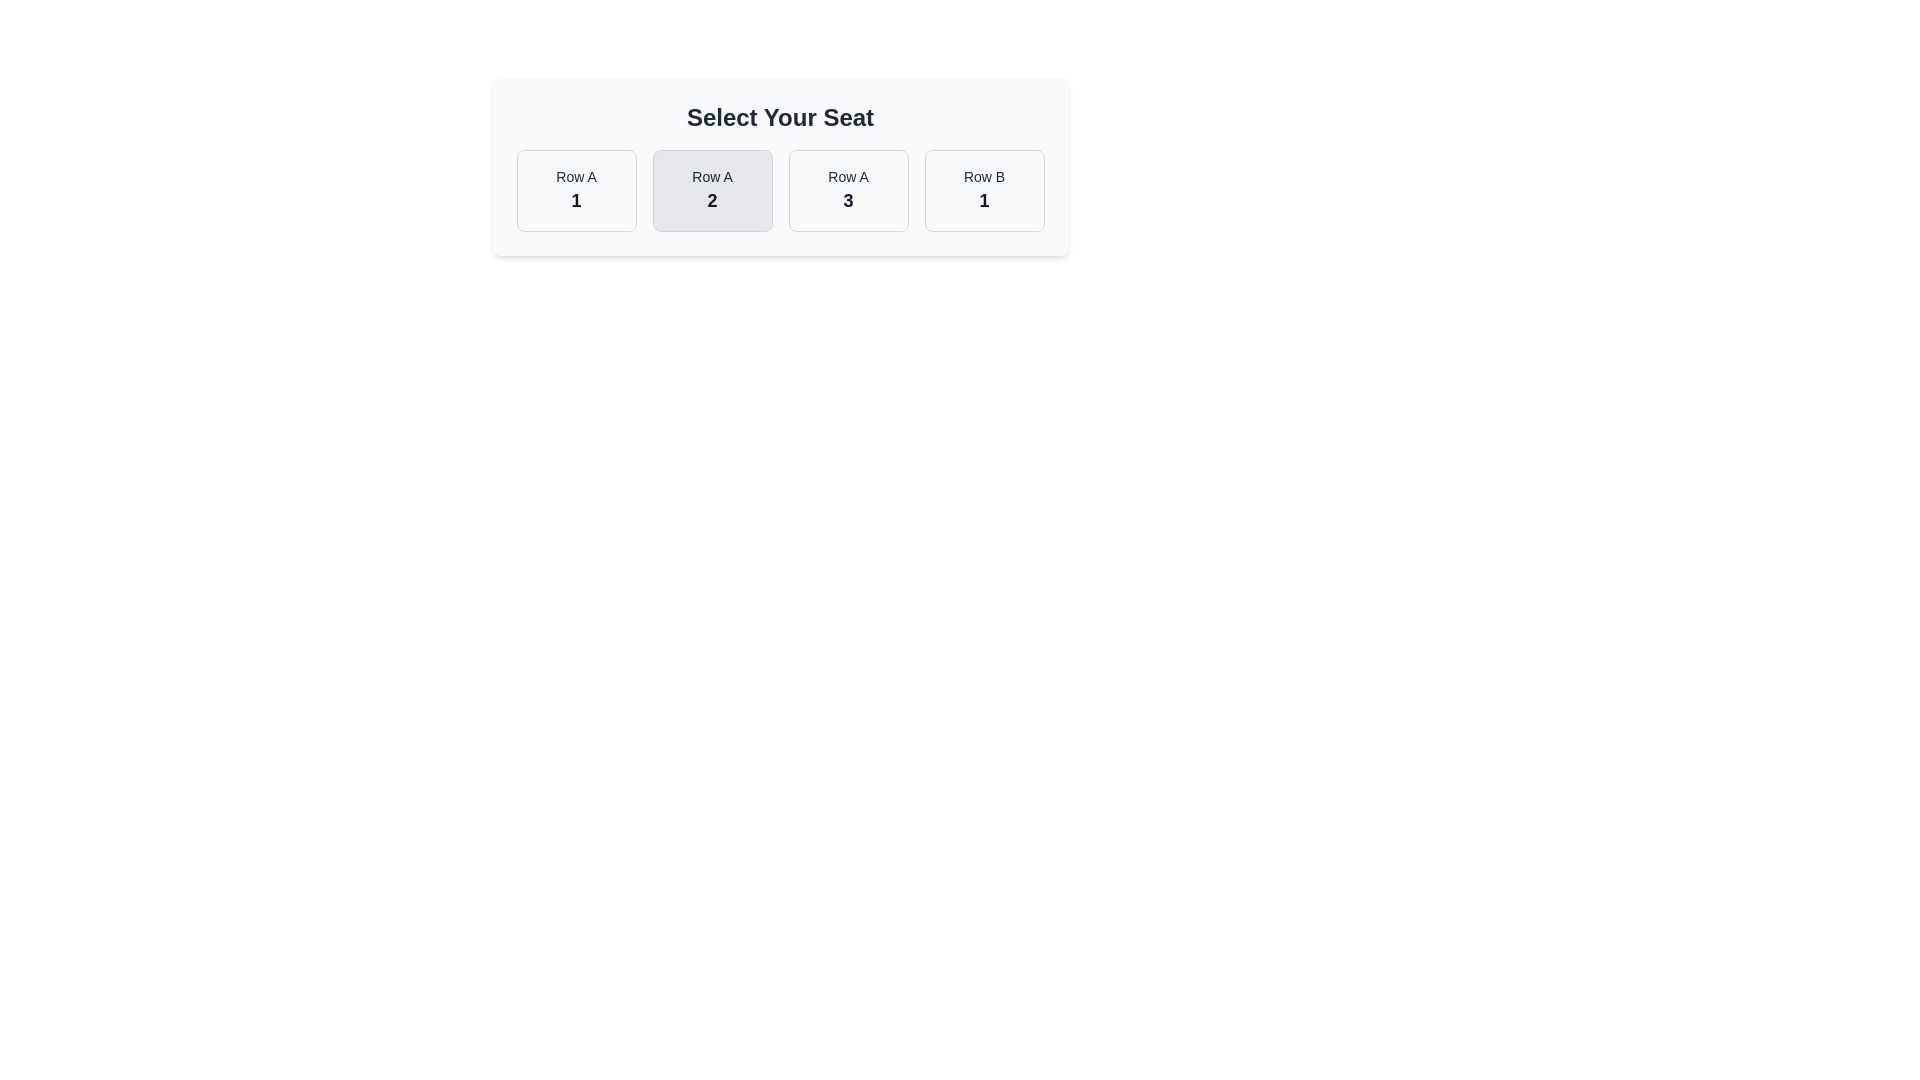  Describe the element at coordinates (779, 118) in the screenshot. I see `the heading element that serves as a title for the seat selection interface, which is centrally positioned above the seat options grid` at that location.